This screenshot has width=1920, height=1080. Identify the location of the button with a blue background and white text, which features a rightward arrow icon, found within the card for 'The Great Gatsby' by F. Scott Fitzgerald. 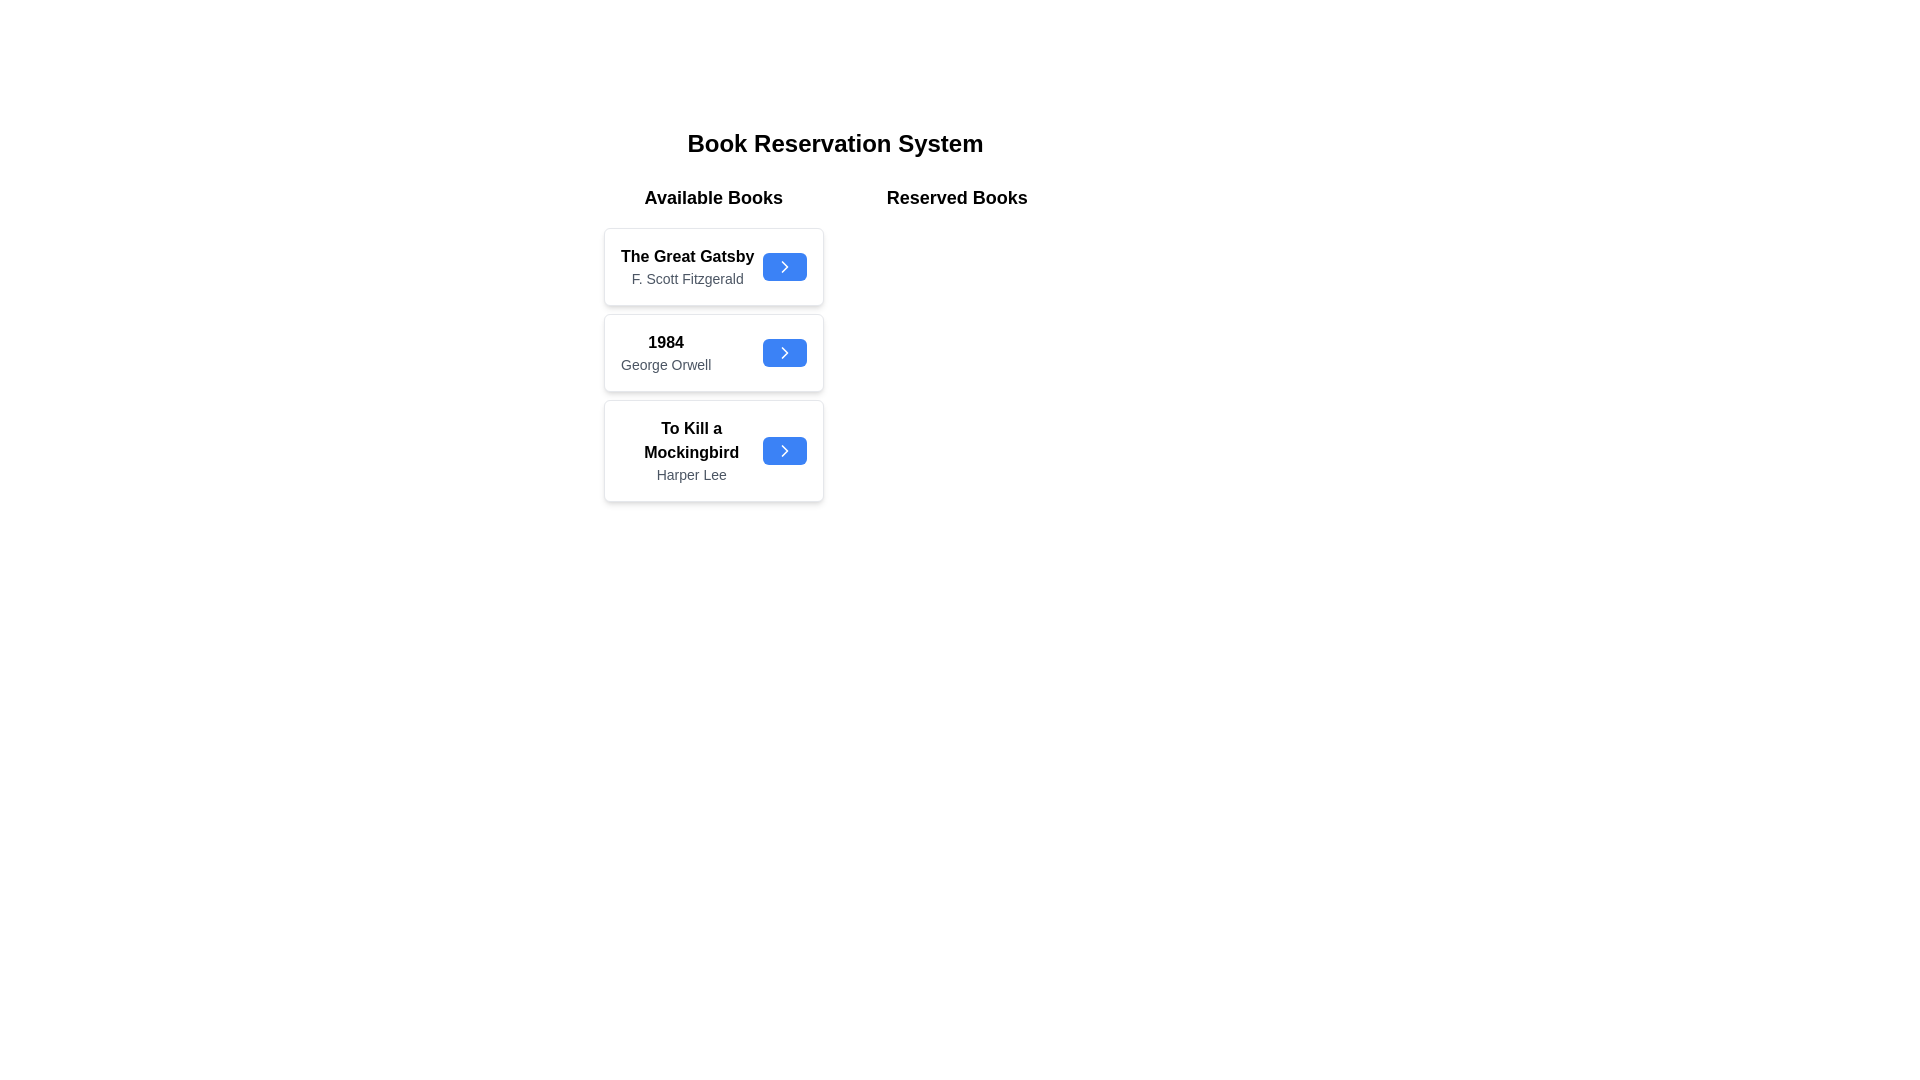
(783, 265).